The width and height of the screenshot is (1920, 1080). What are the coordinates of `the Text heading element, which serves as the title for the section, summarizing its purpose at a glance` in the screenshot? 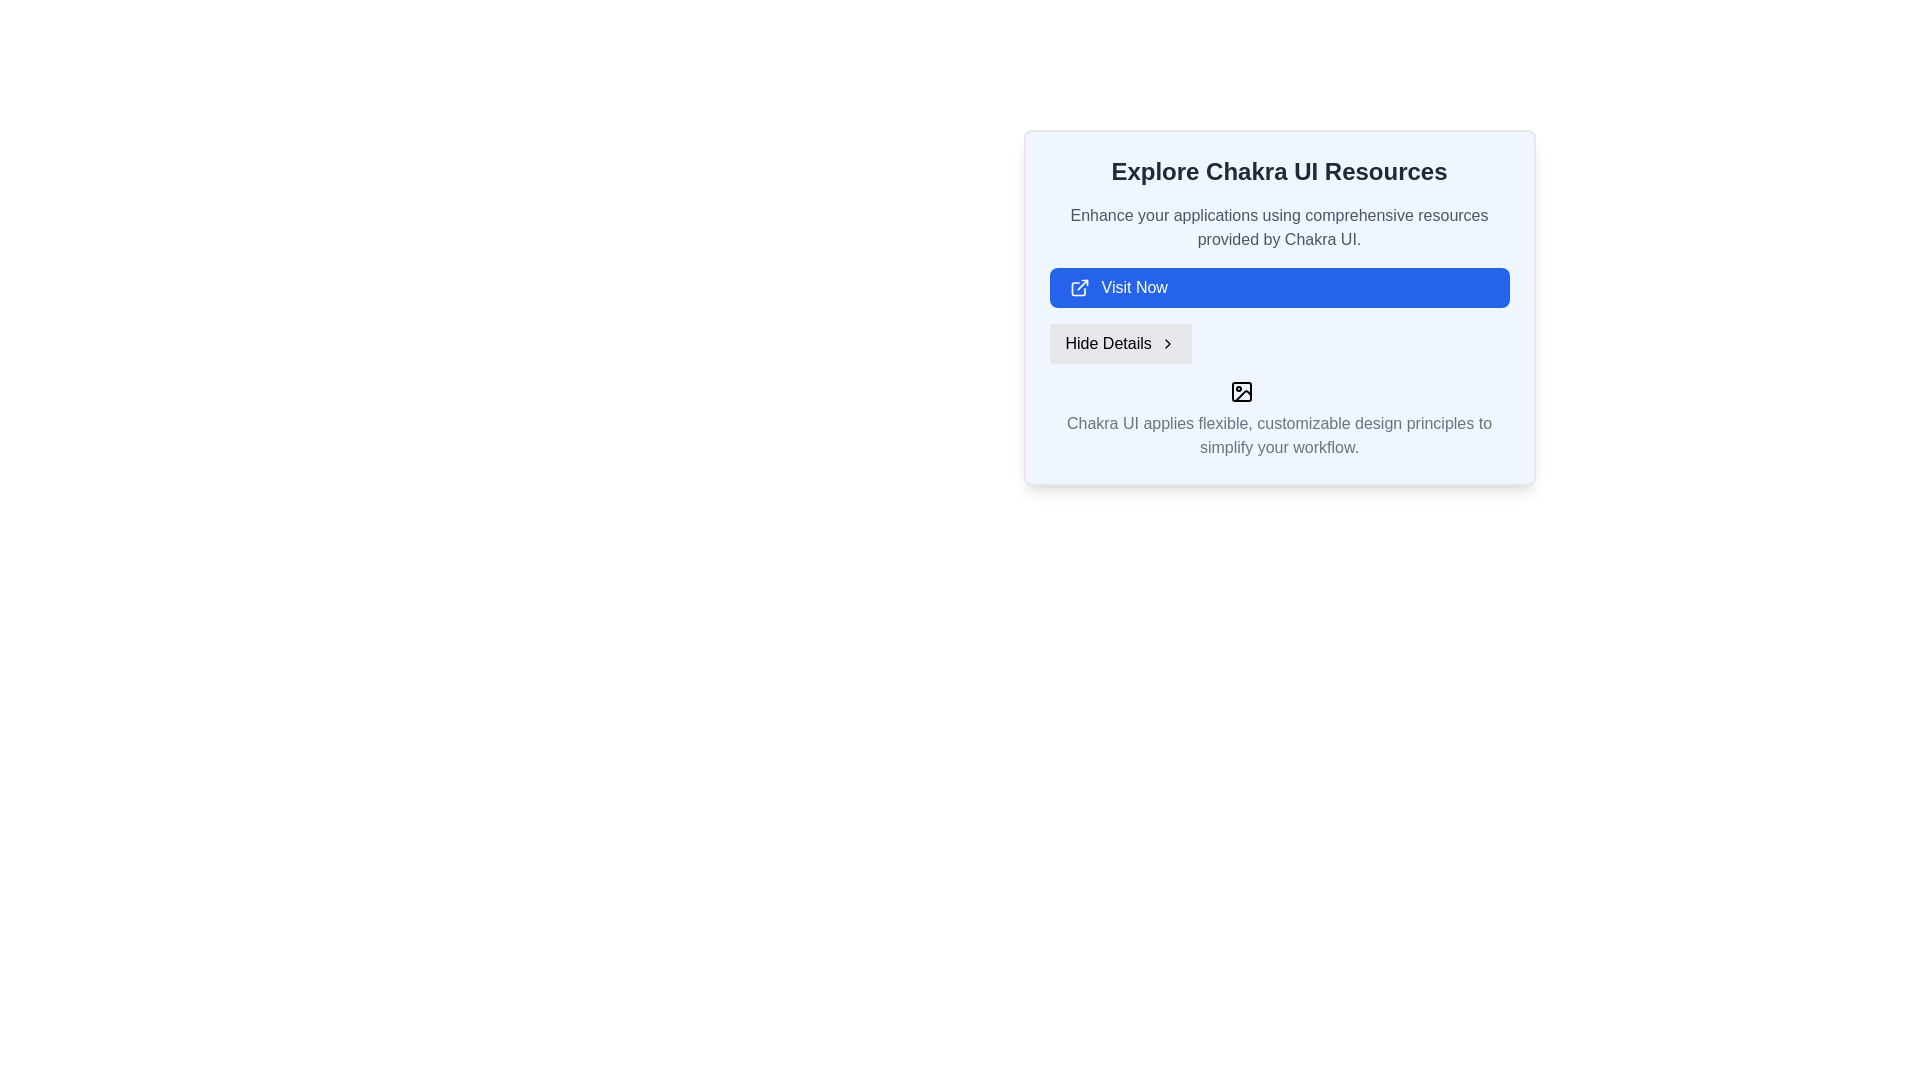 It's located at (1278, 171).